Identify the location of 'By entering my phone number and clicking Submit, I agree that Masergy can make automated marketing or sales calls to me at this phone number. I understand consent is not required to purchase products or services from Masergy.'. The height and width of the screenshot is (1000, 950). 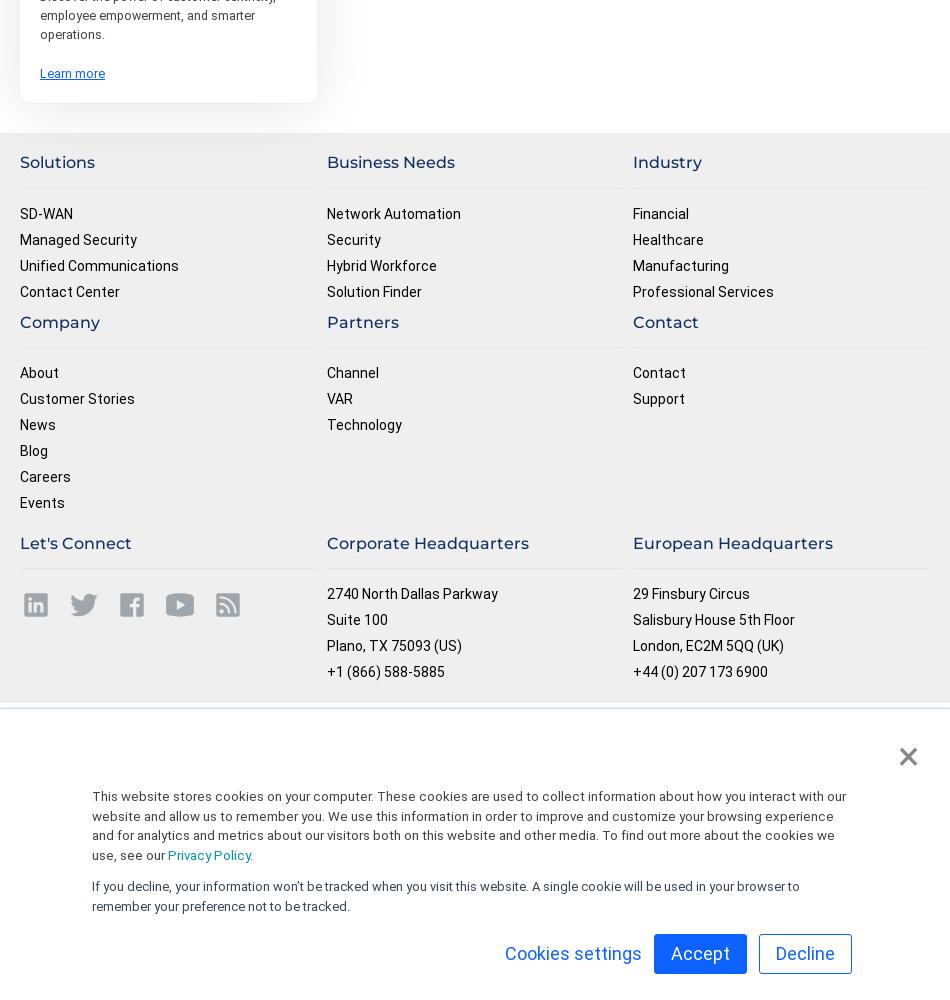
(464, 286).